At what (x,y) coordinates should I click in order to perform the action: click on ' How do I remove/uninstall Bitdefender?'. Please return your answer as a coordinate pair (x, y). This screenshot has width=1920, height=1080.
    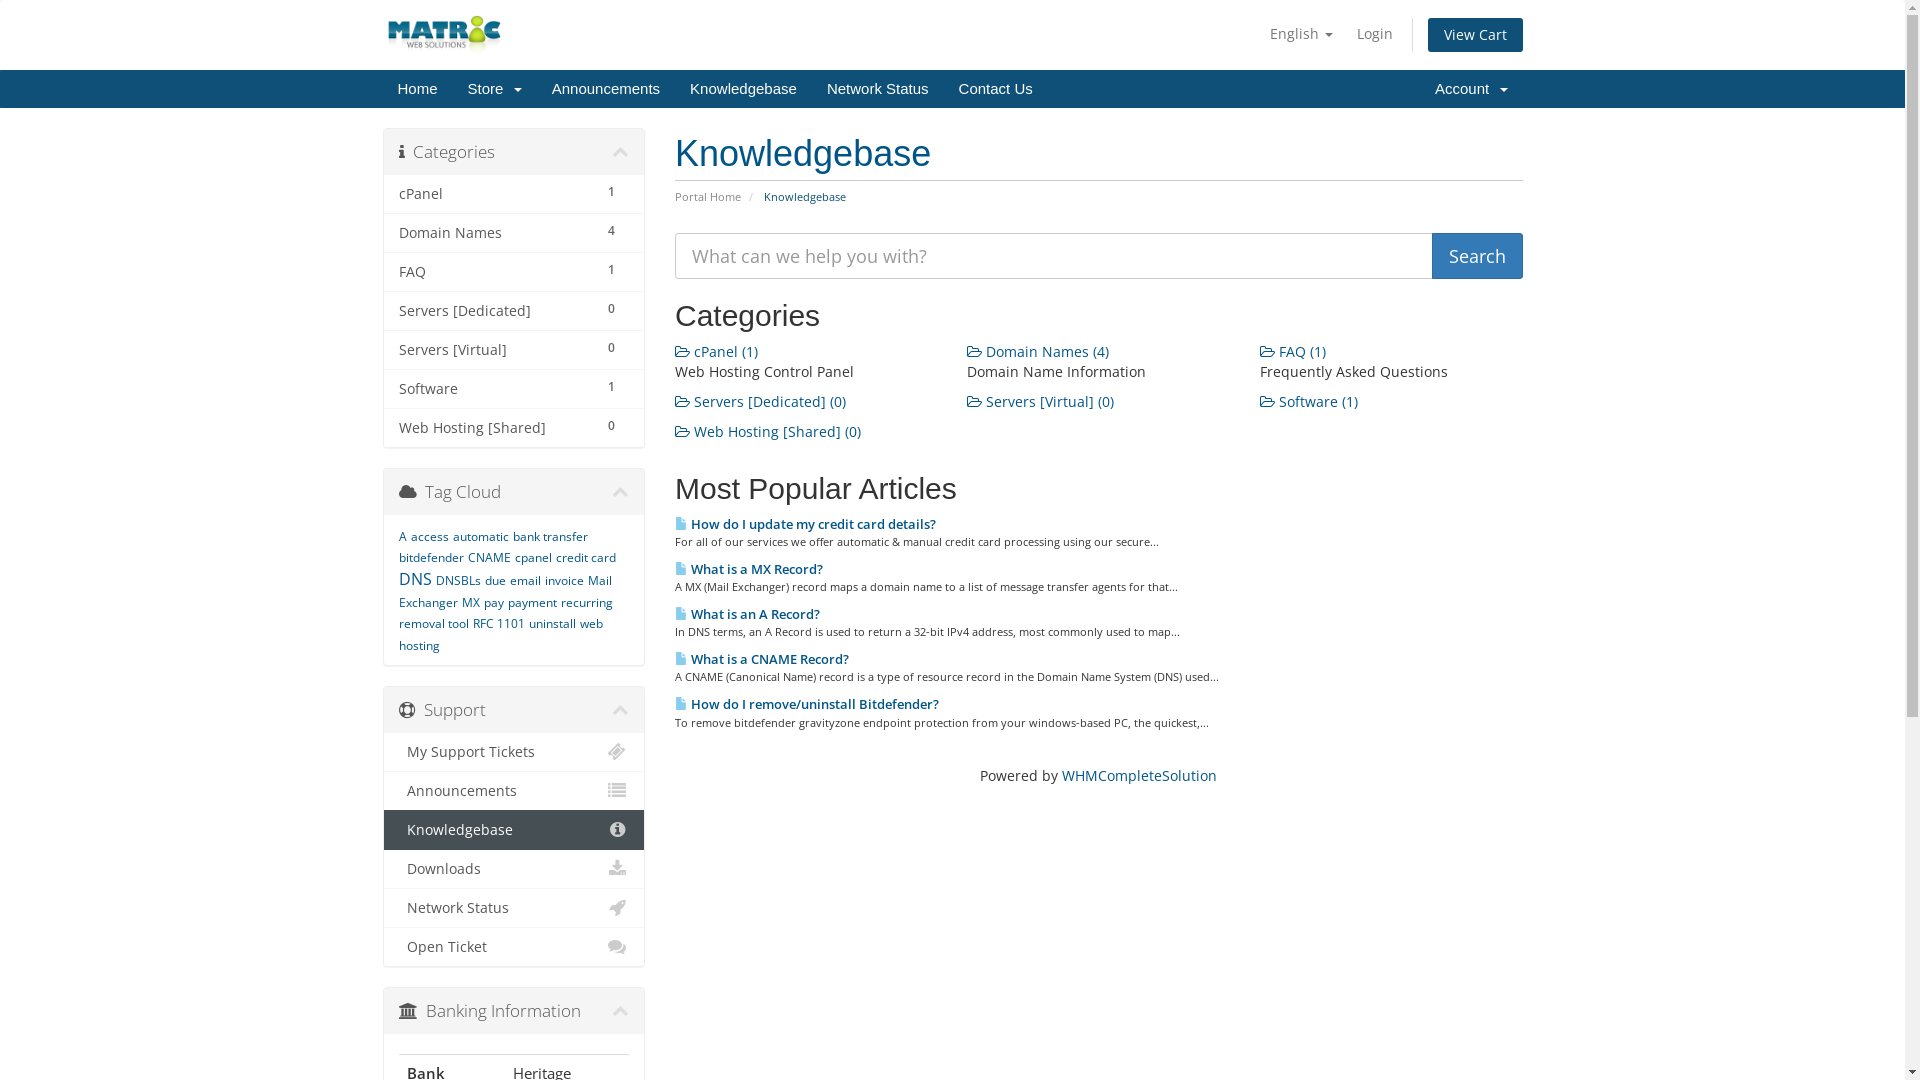
    Looking at the image, I should click on (806, 703).